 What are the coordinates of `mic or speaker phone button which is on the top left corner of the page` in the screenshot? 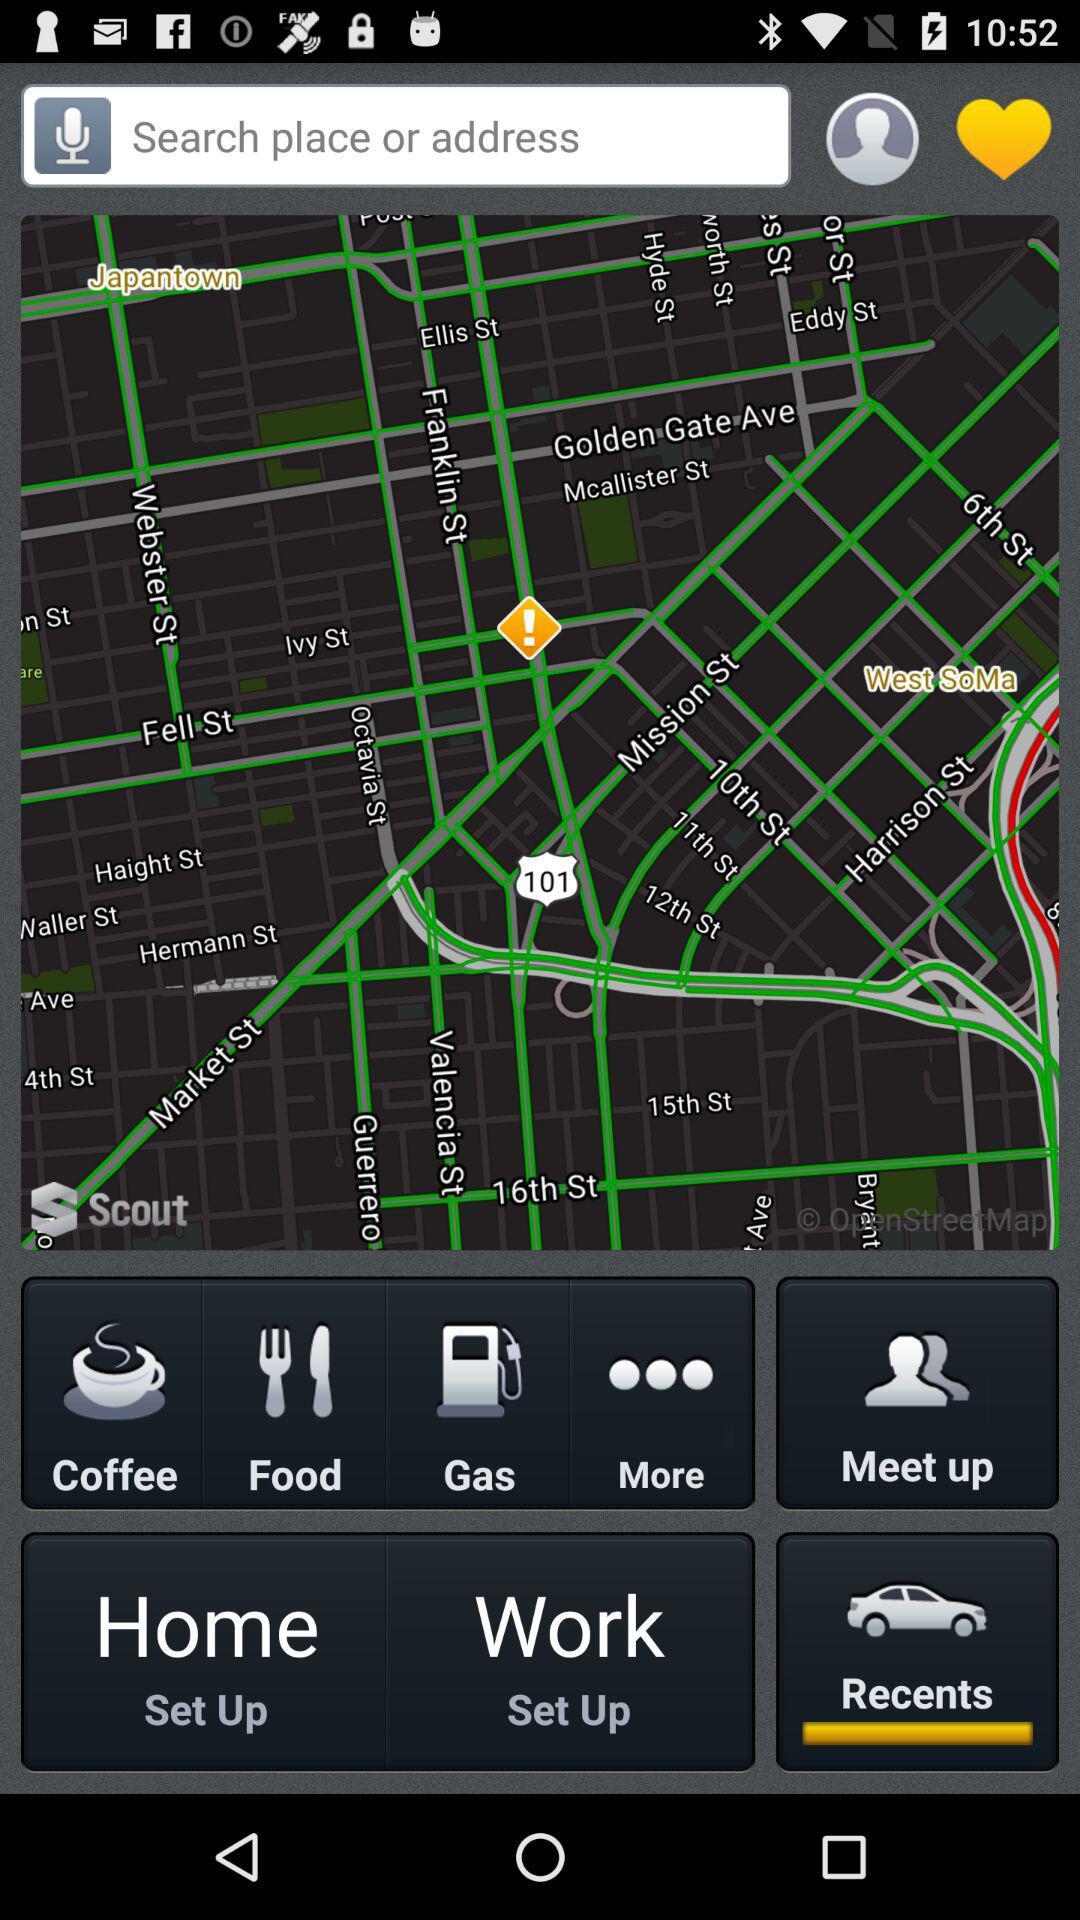 It's located at (72, 134).